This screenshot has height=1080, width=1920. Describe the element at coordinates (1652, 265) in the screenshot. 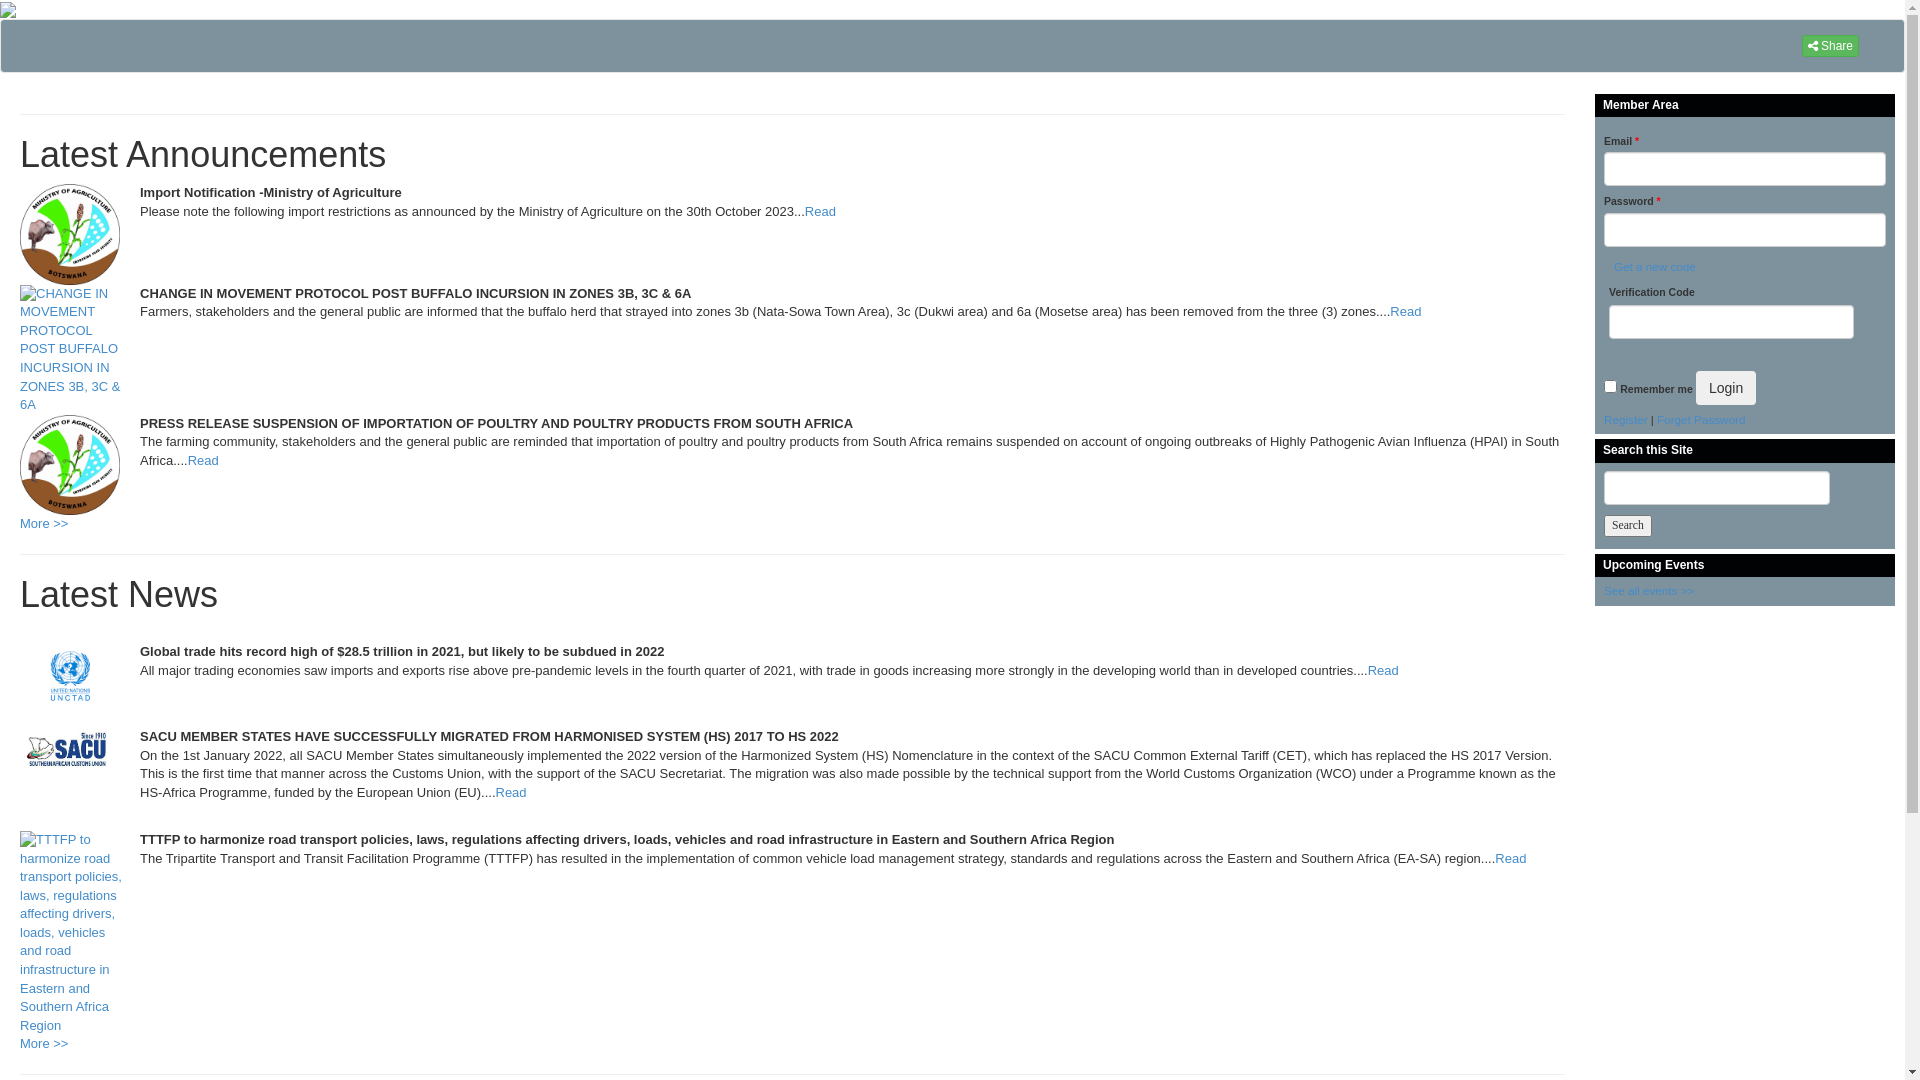

I see `'Get a new code'` at that location.